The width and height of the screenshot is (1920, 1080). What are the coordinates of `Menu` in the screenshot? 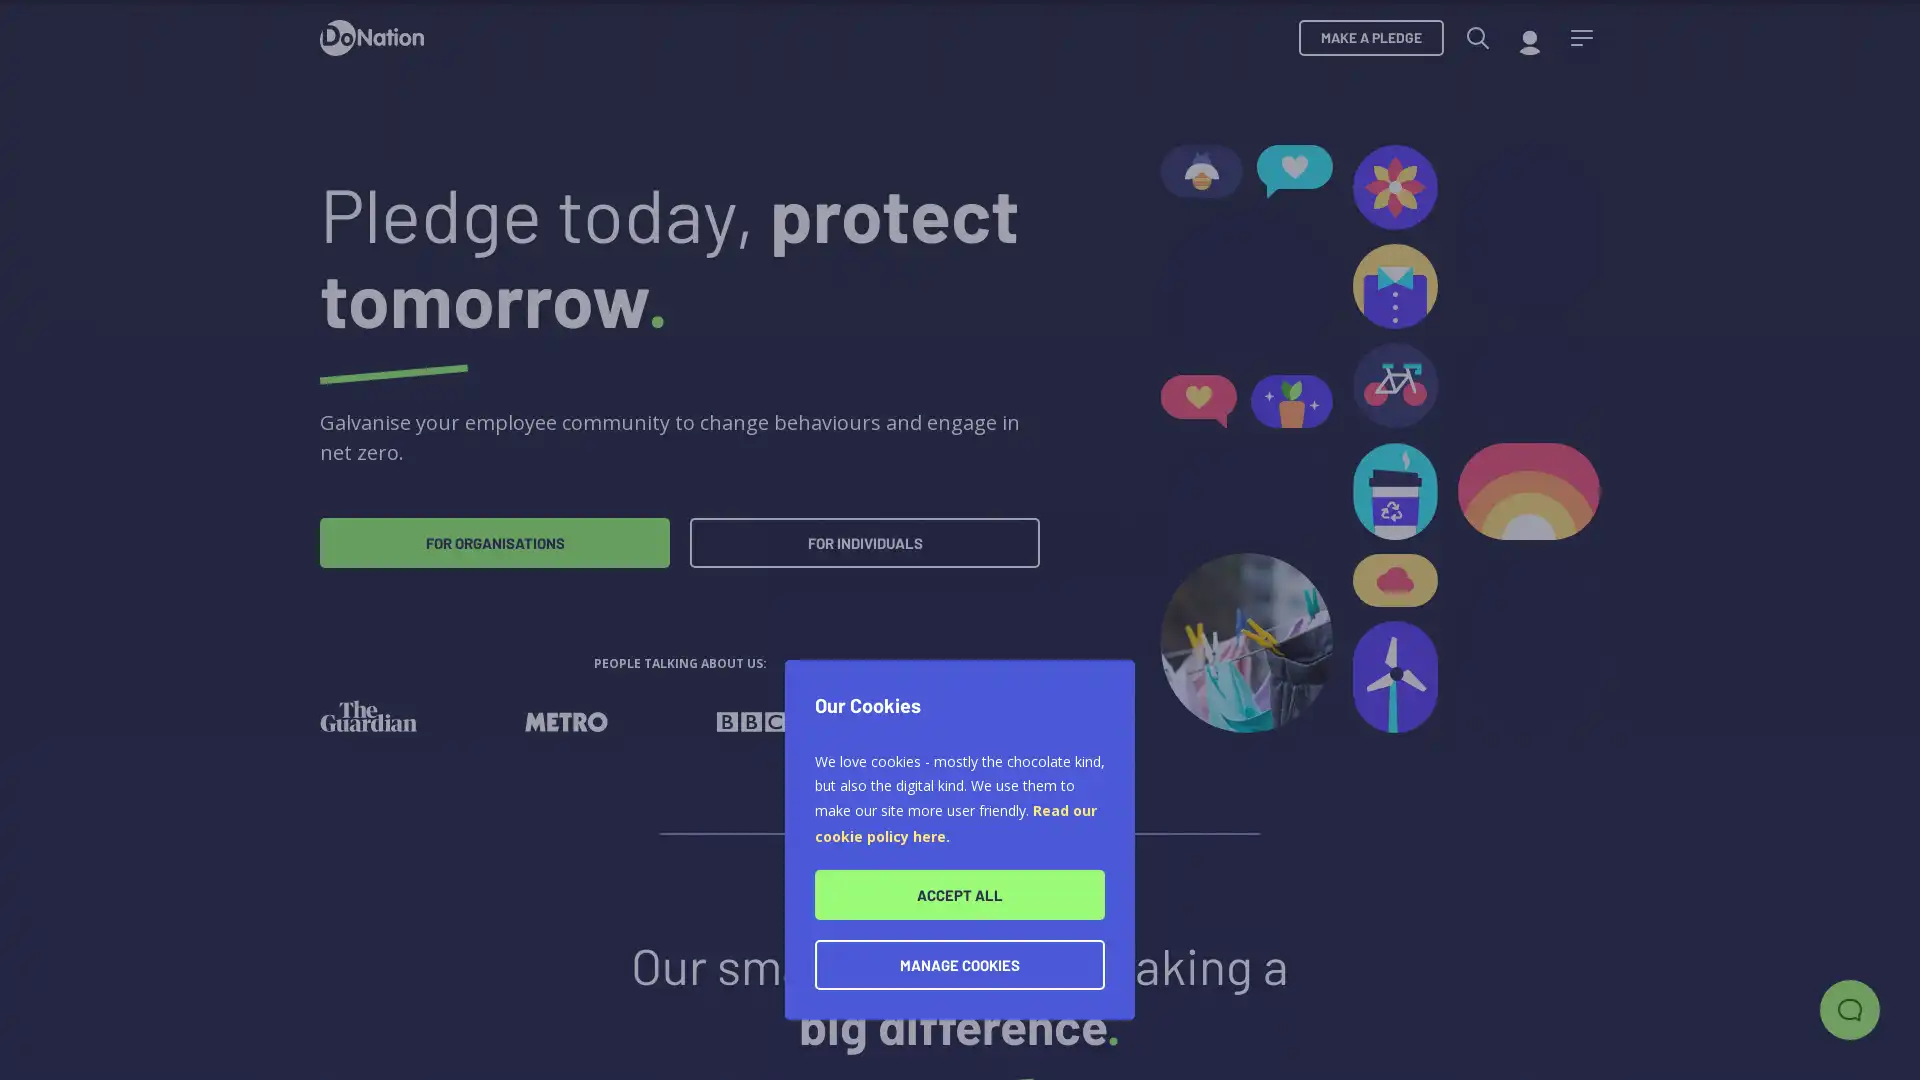 It's located at (1581, 38).